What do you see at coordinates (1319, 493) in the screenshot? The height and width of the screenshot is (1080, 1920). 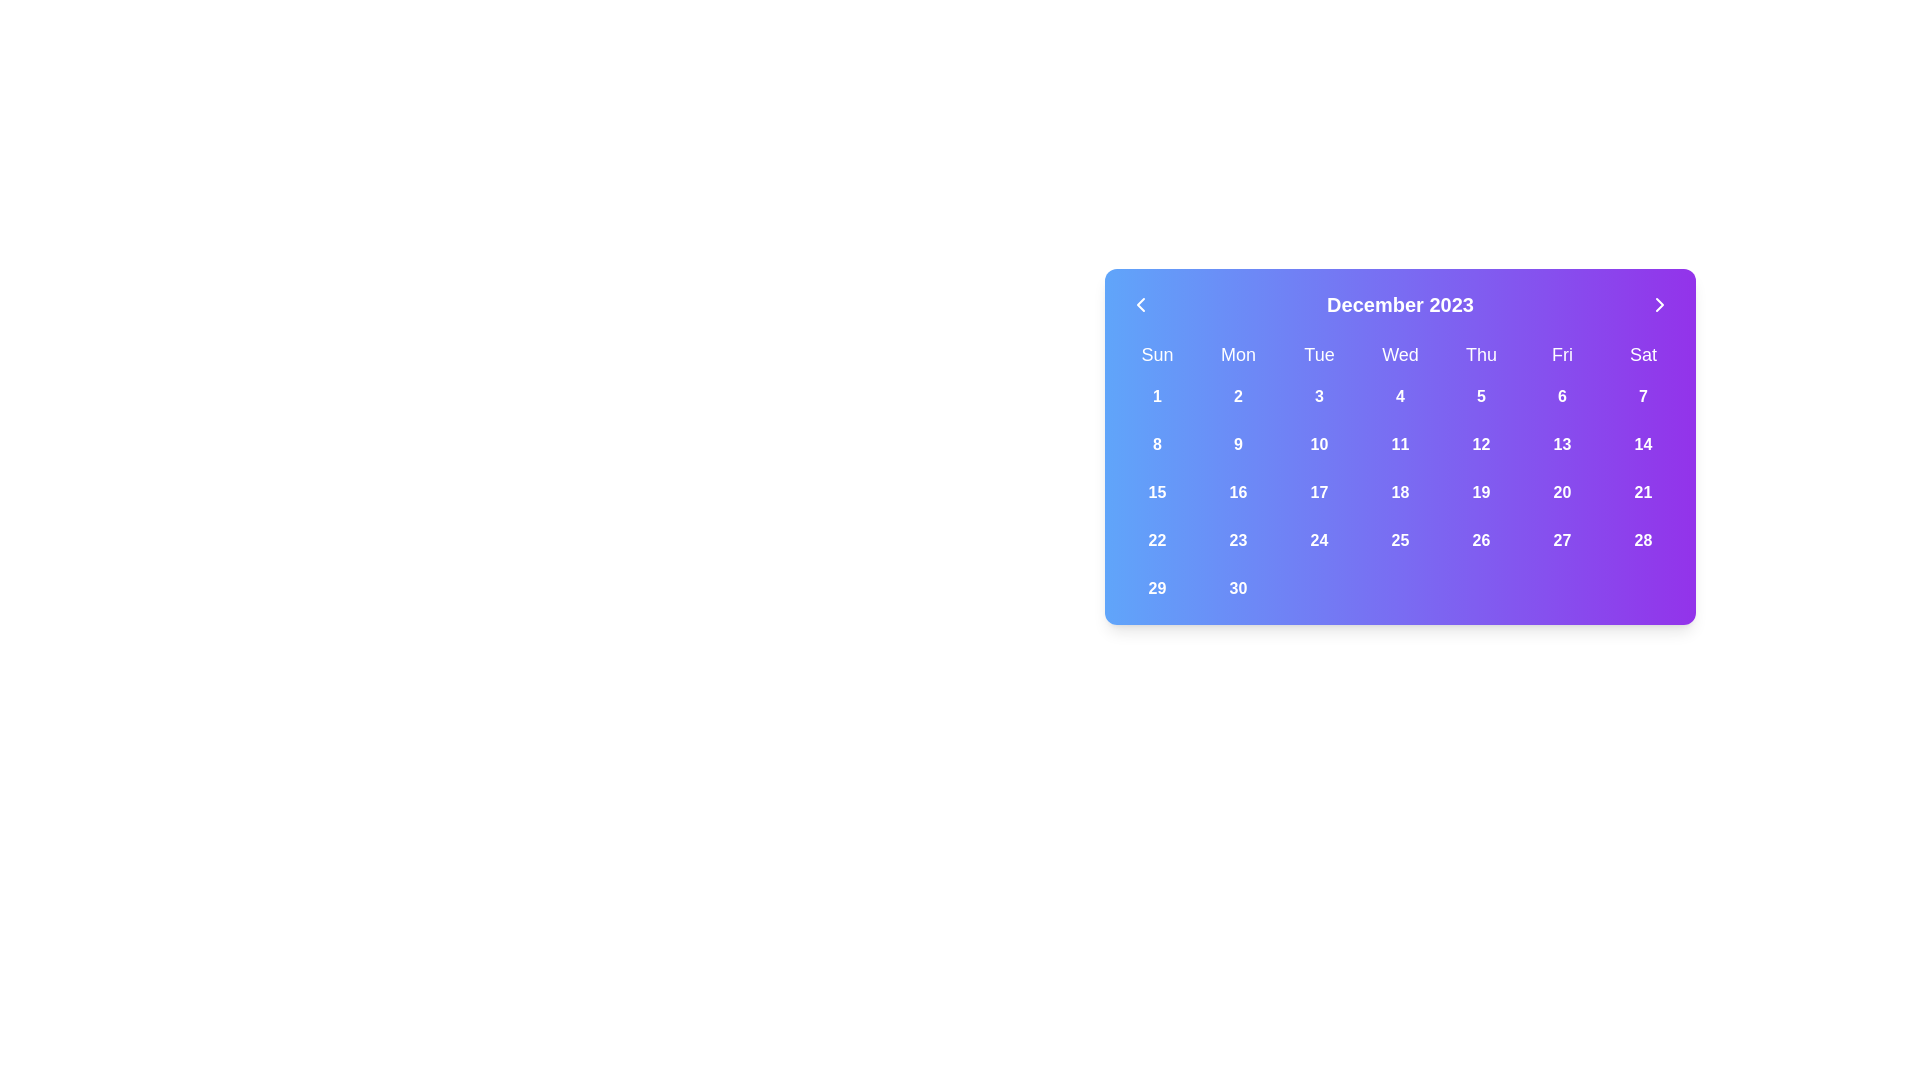 I see `the selectable day '17' button` at bounding box center [1319, 493].